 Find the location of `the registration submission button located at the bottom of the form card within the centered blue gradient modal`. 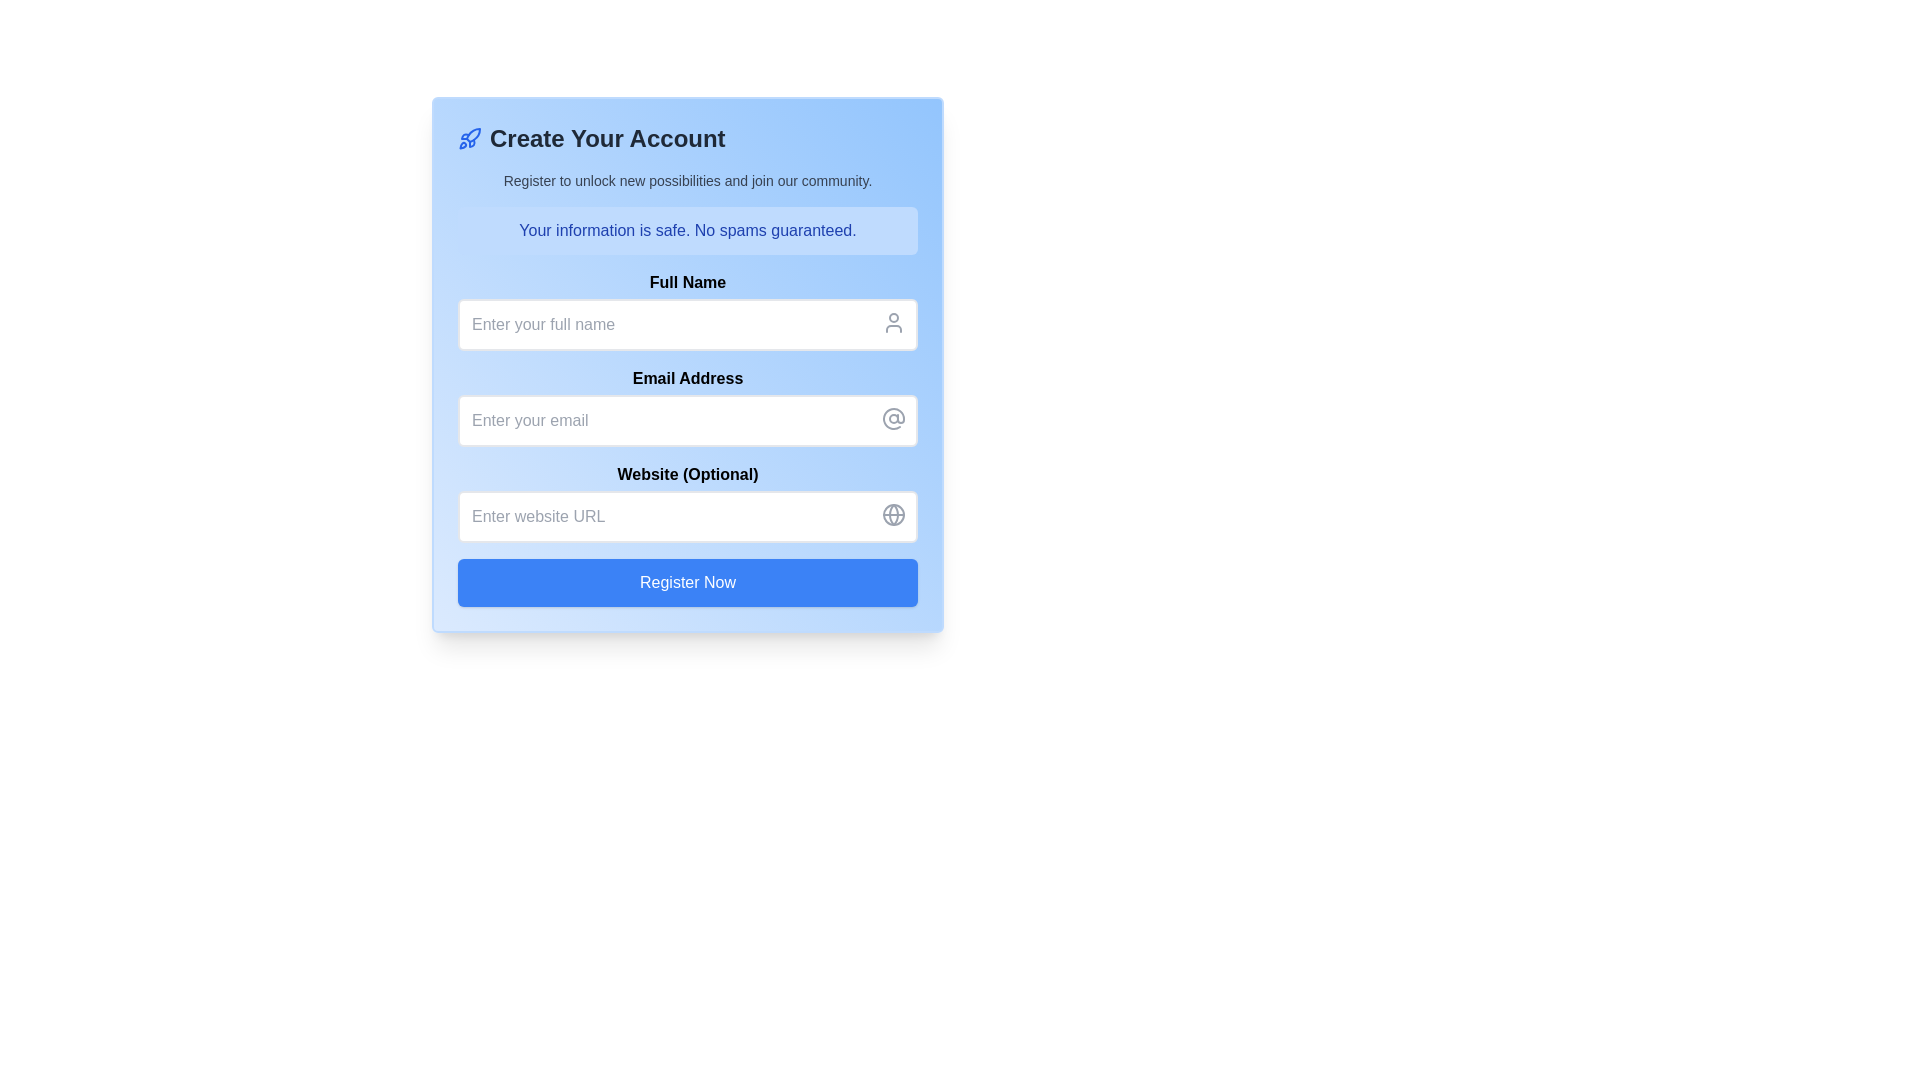

the registration submission button located at the bottom of the form card within the centered blue gradient modal is located at coordinates (687, 582).